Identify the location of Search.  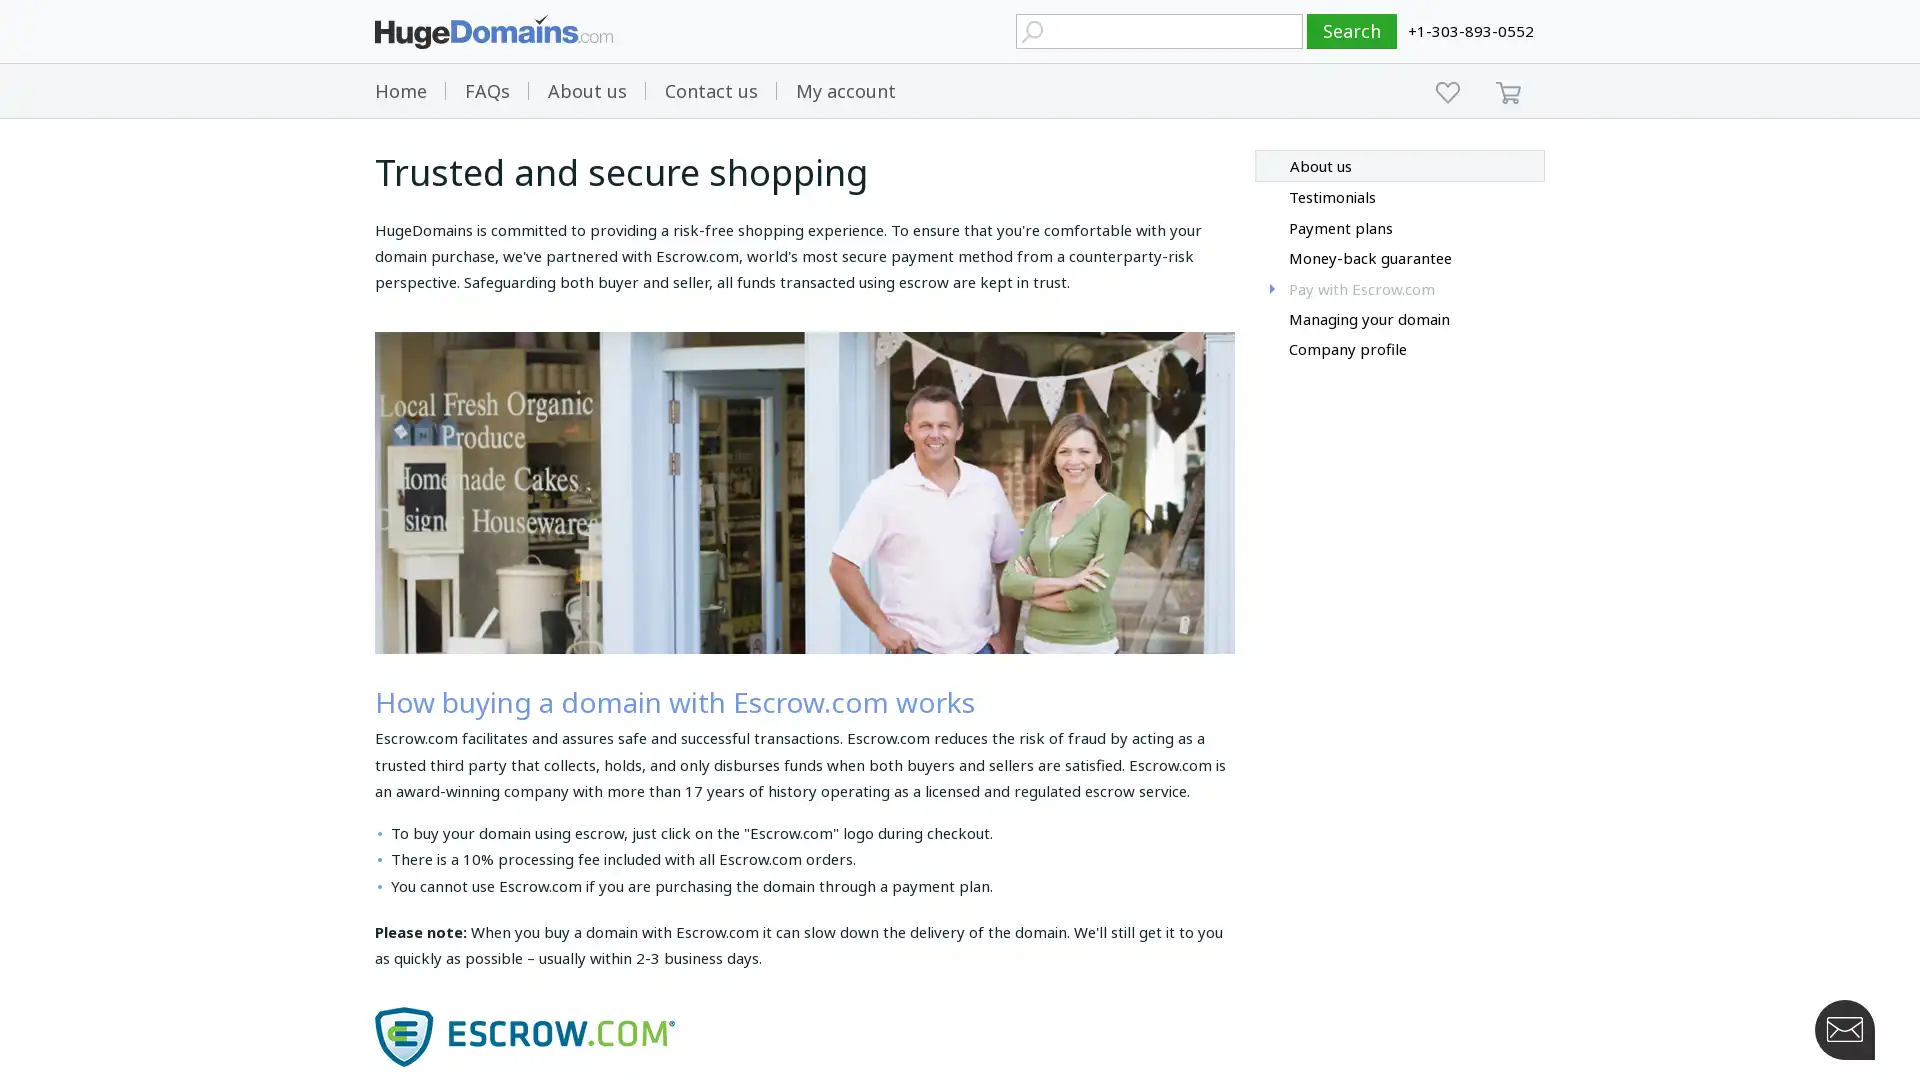
(1352, 31).